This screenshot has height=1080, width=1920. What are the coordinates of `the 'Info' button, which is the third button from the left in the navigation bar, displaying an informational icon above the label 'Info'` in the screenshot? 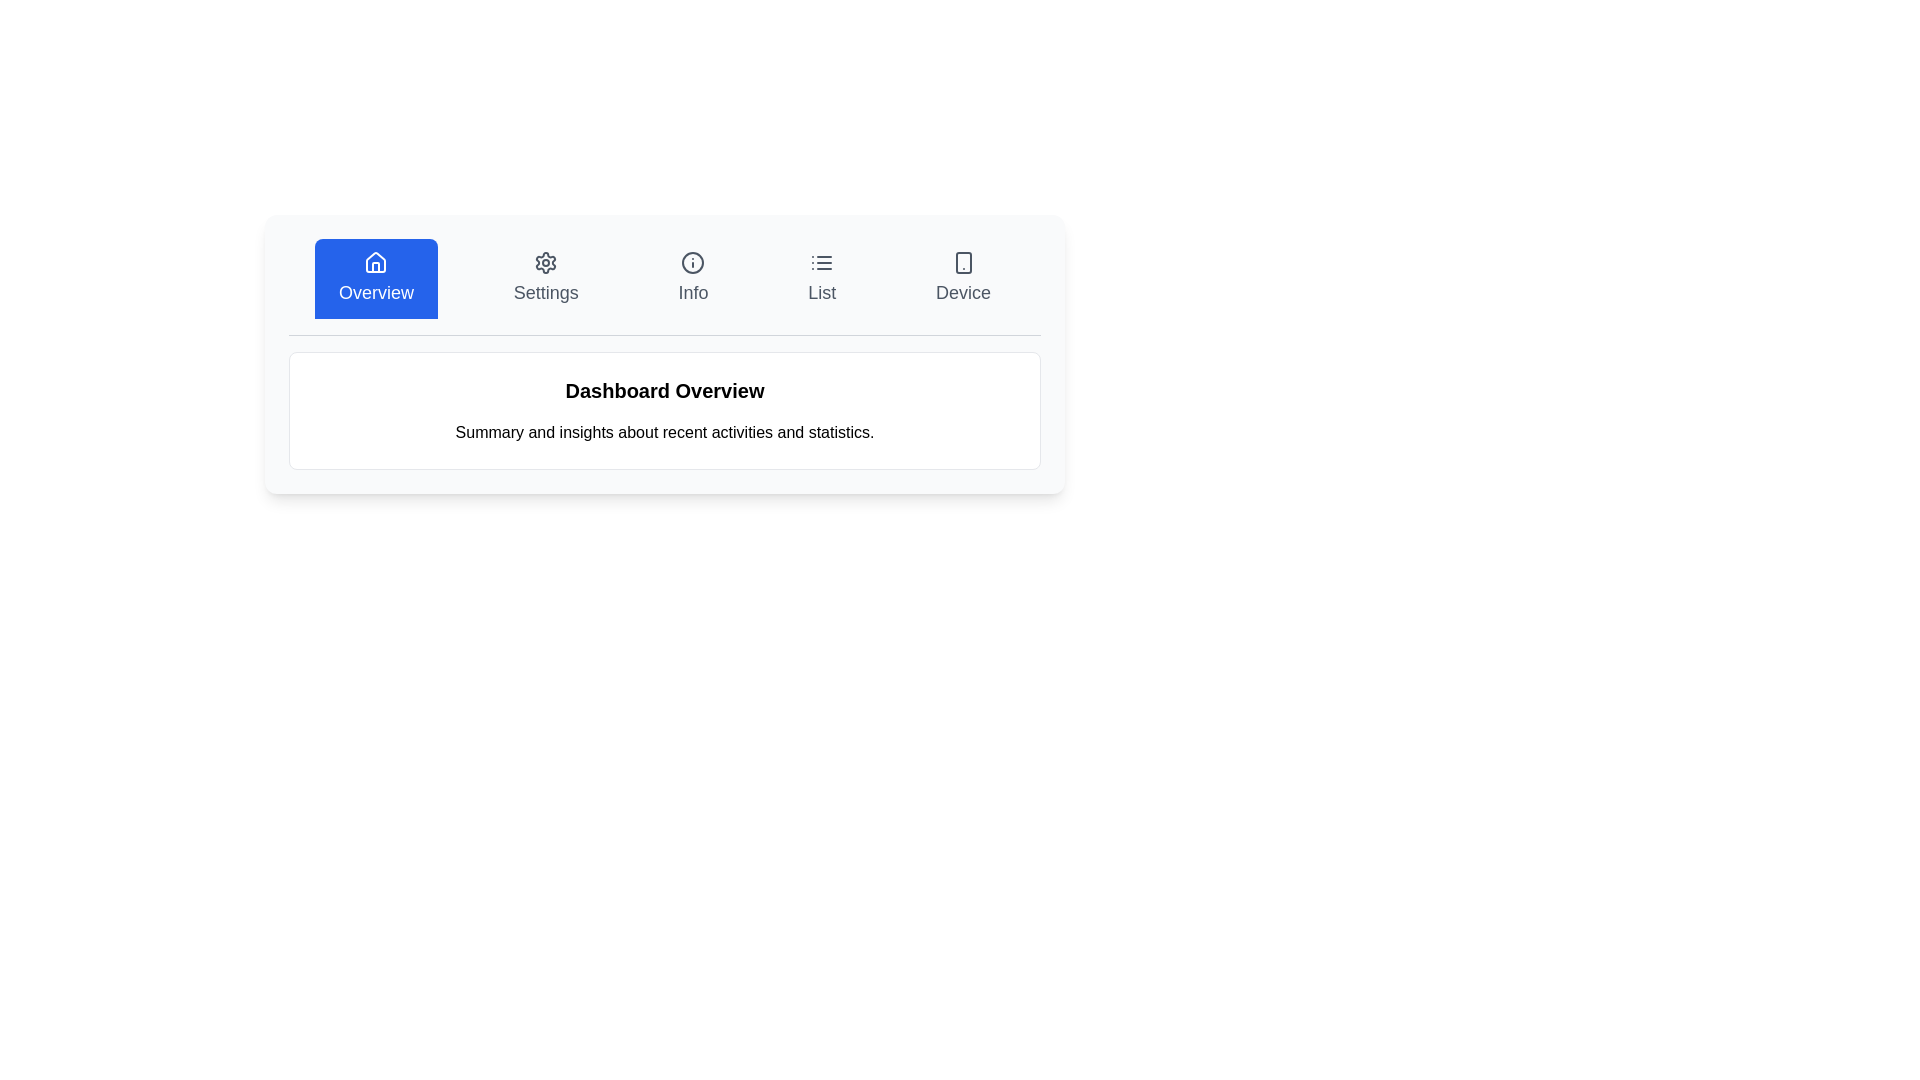 It's located at (693, 278).